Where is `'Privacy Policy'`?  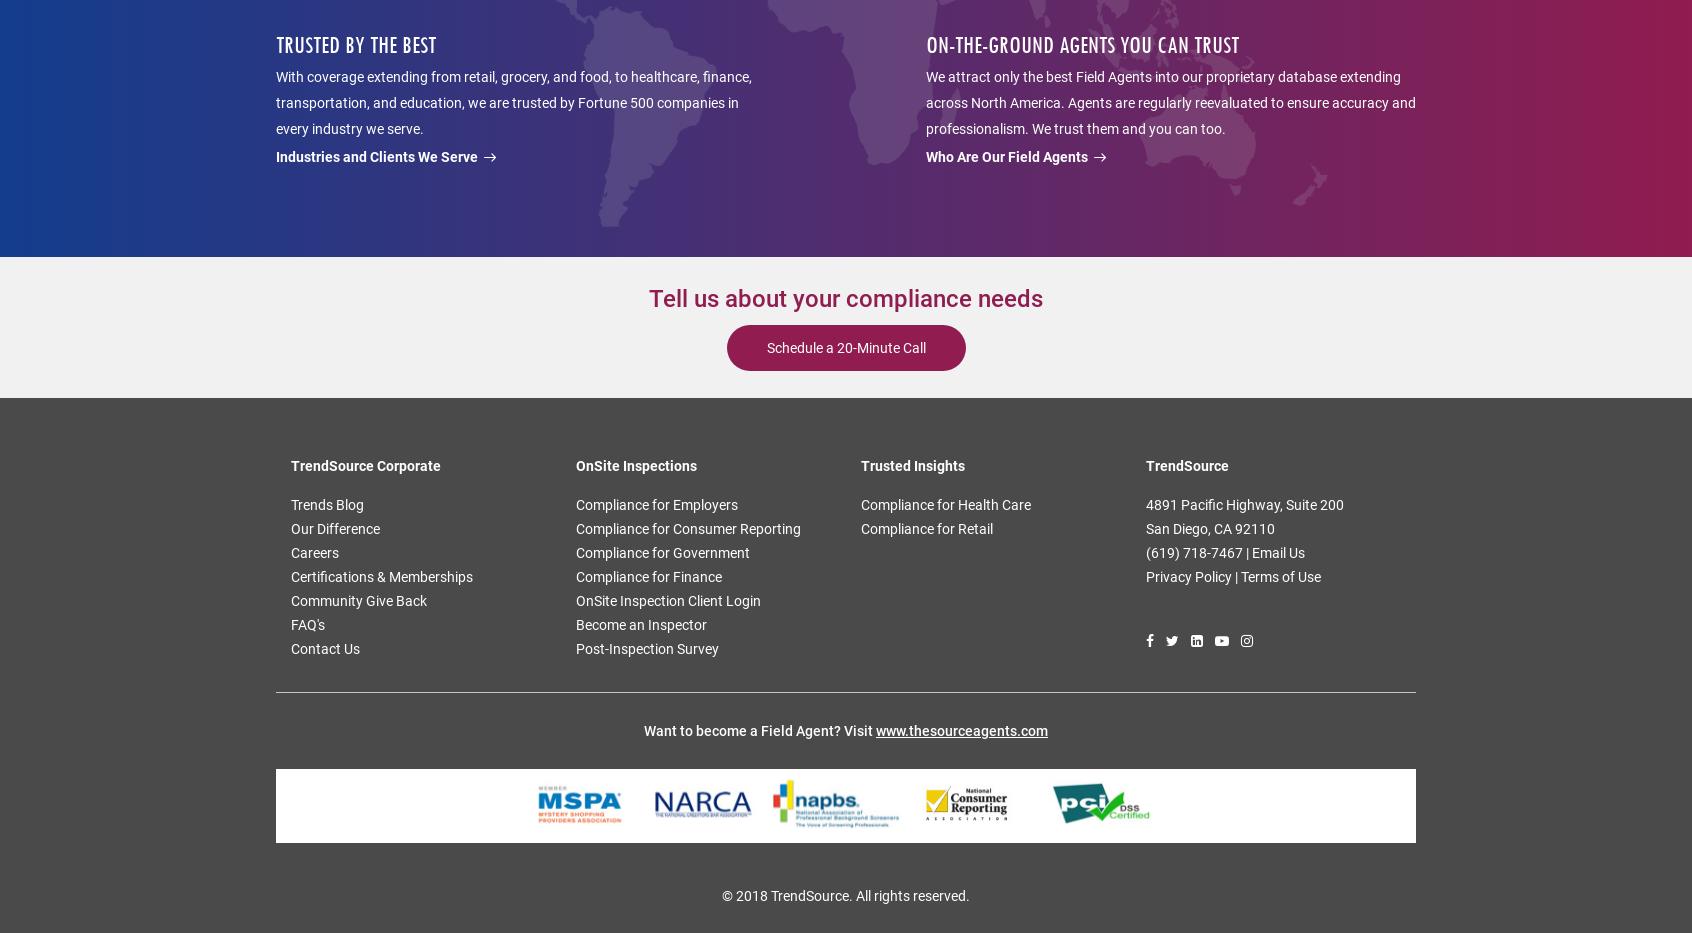
'Privacy Policy' is located at coordinates (1187, 576).